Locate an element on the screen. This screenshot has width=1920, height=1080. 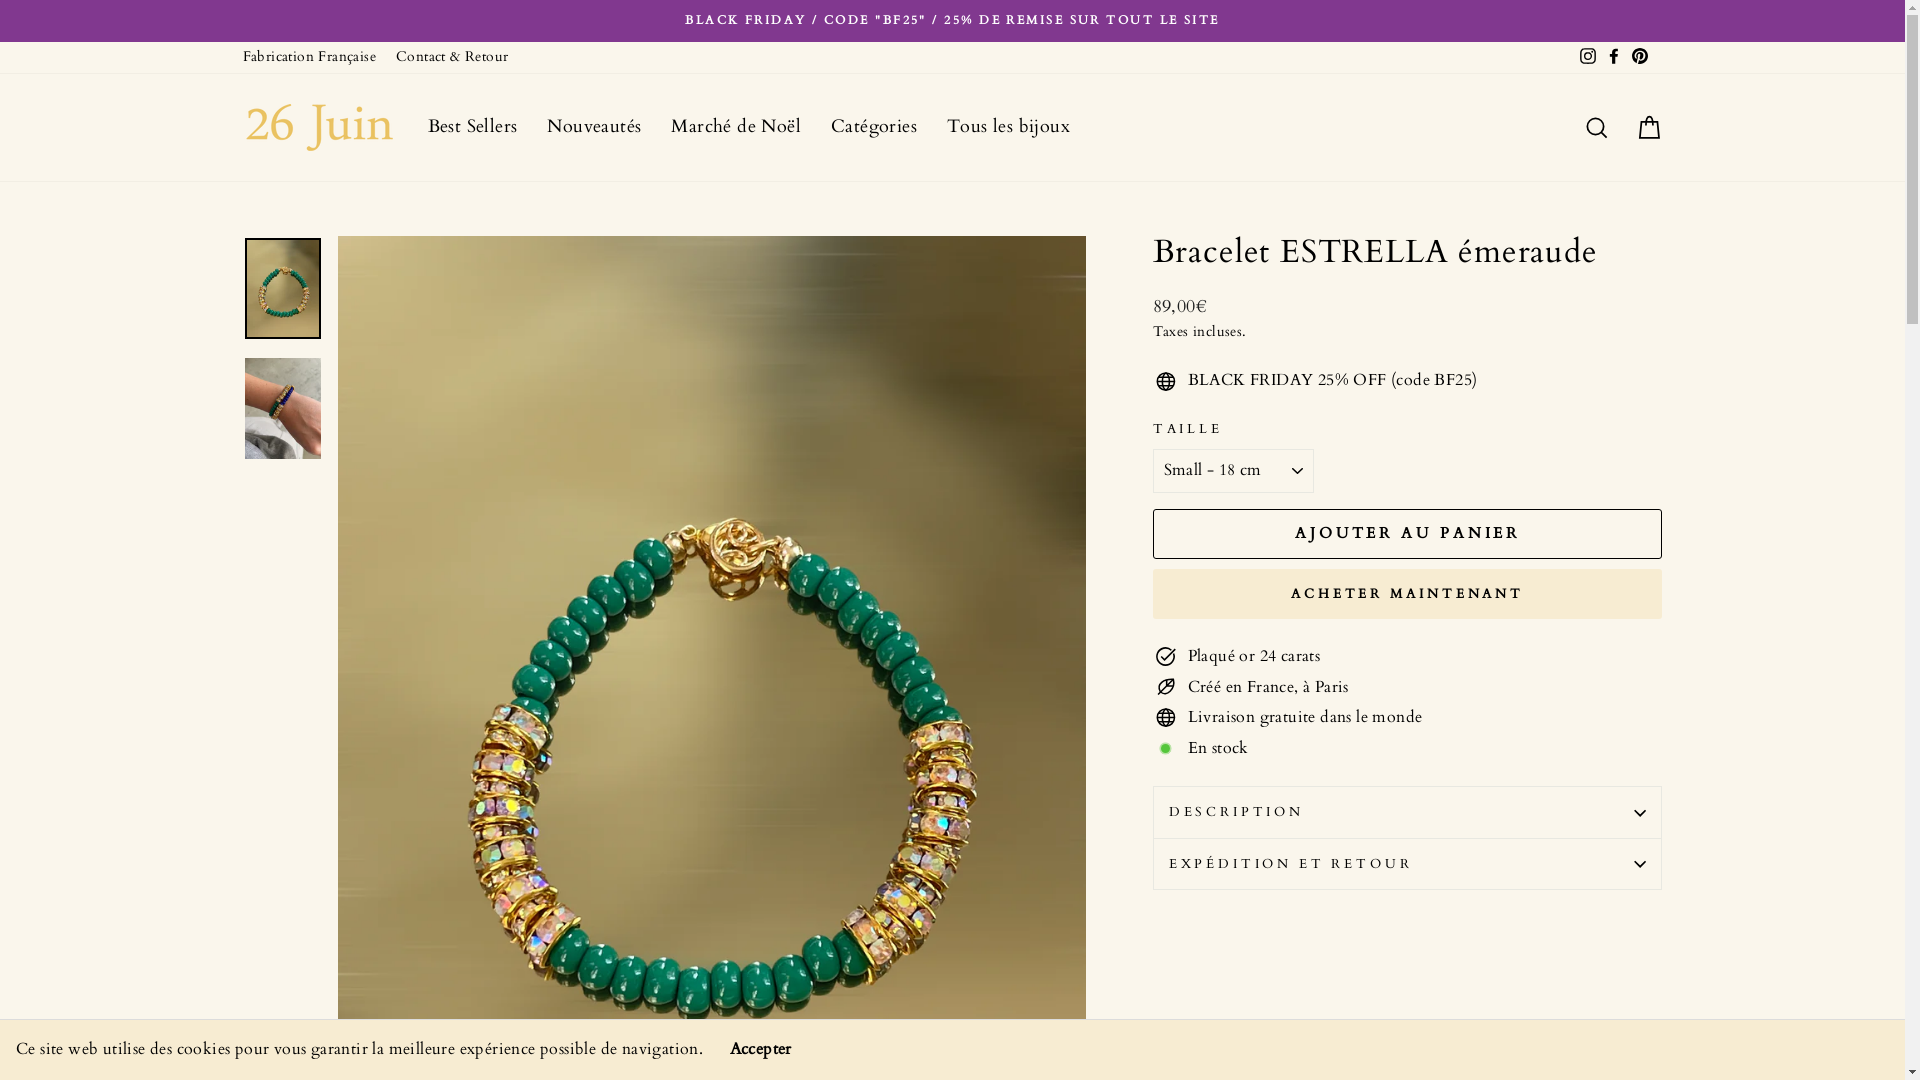
'Accepter' is located at coordinates (723, 1048).